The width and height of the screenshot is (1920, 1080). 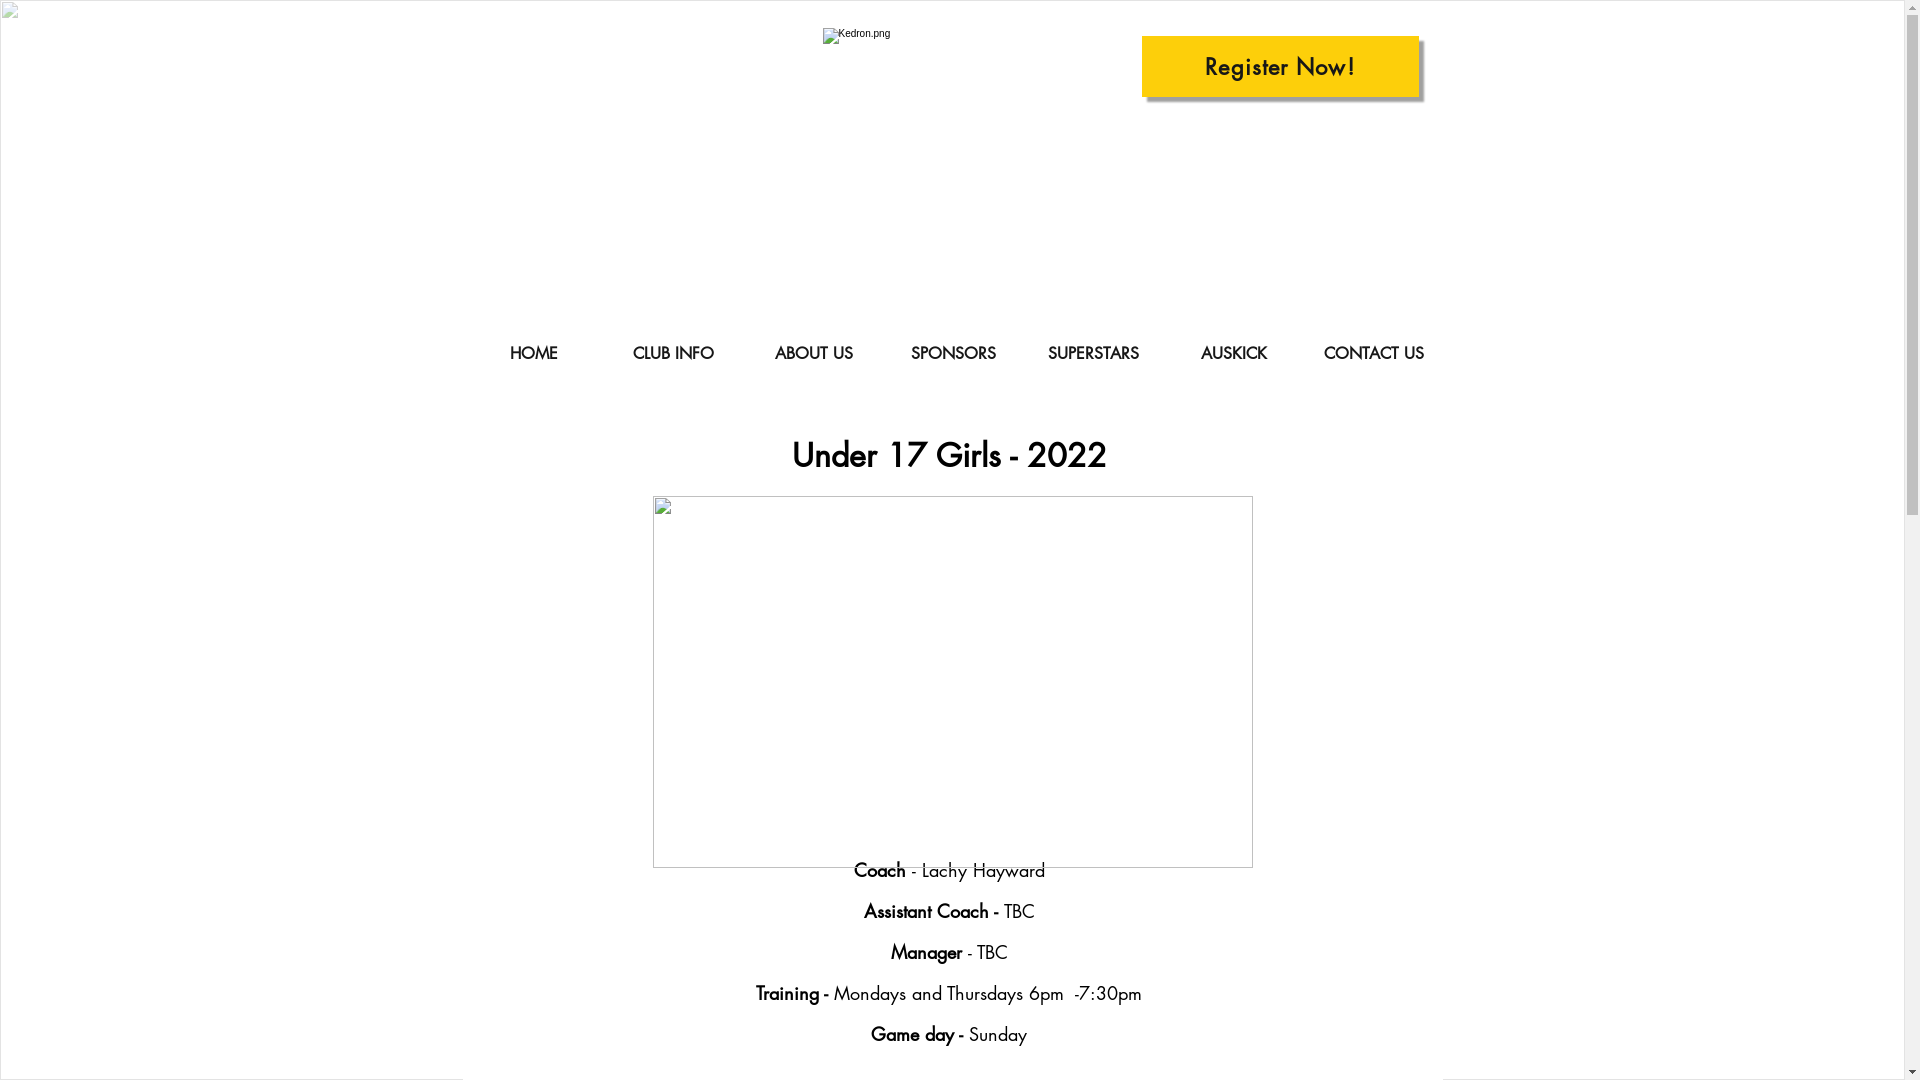 What do you see at coordinates (1163, 353) in the screenshot?
I see `'AUSKICK'` at bounding box center [1163, 353].